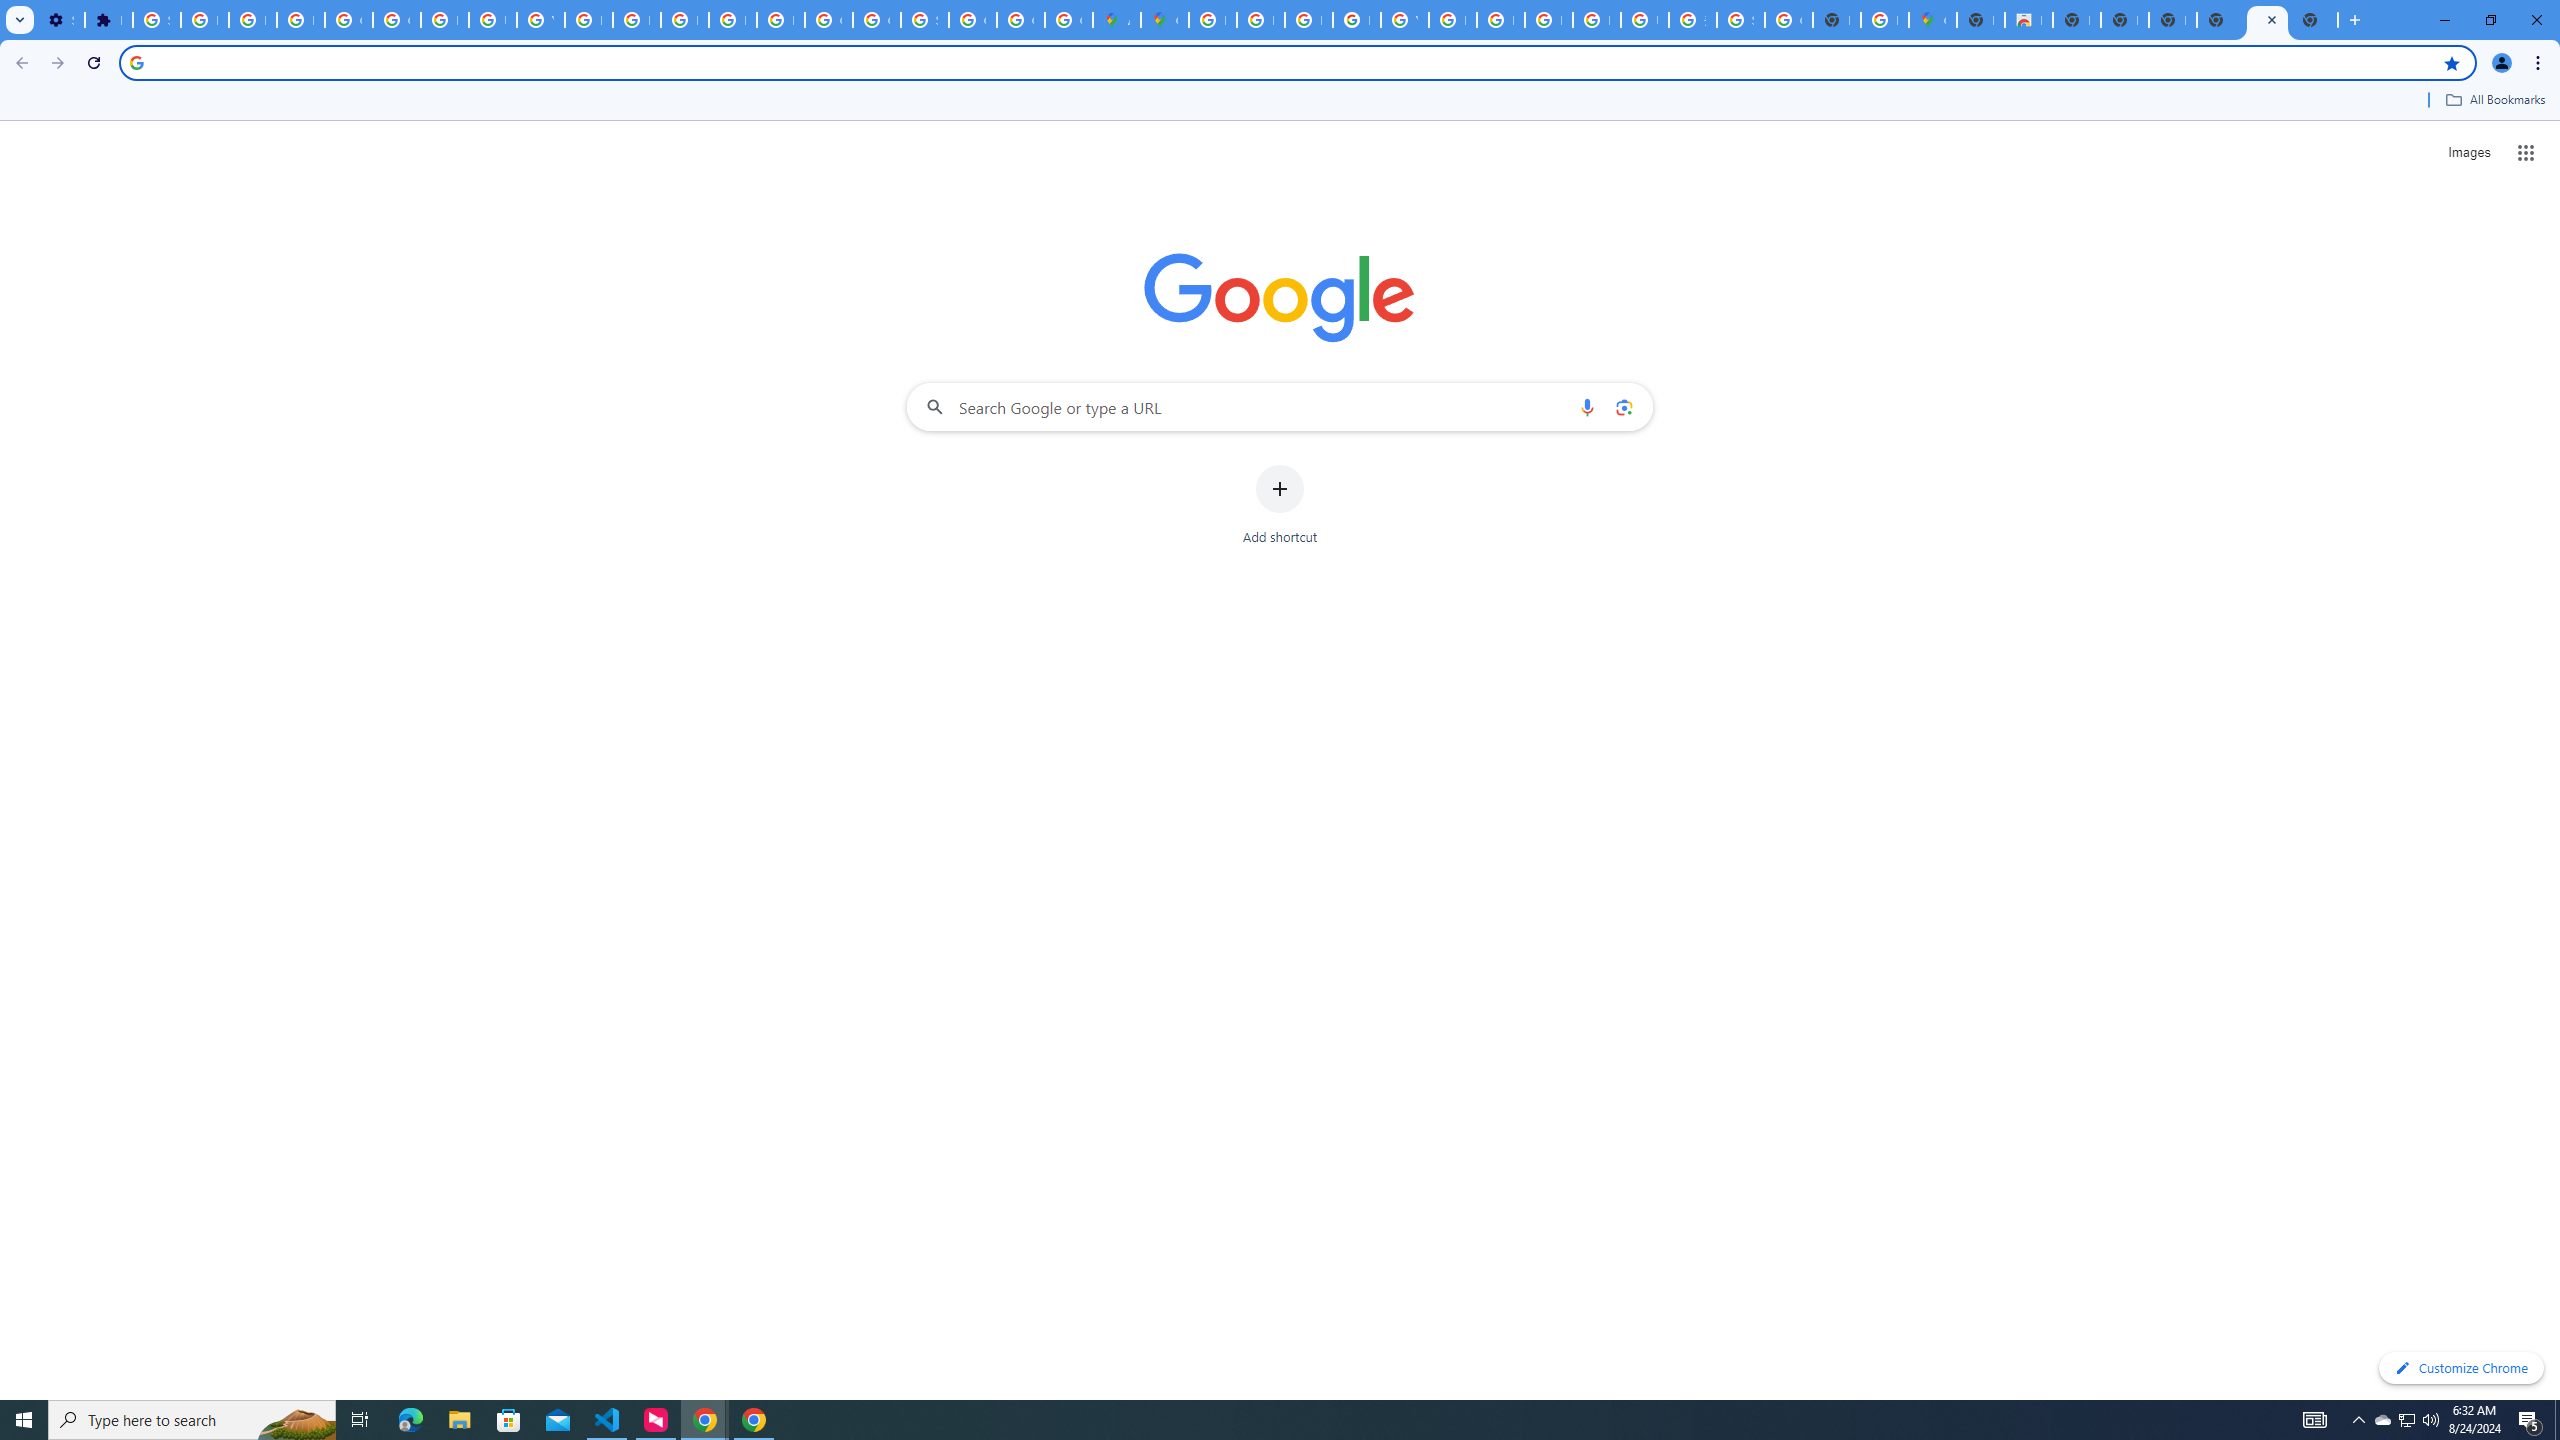  I want to click on 'New Tab', so click(2219, 19).